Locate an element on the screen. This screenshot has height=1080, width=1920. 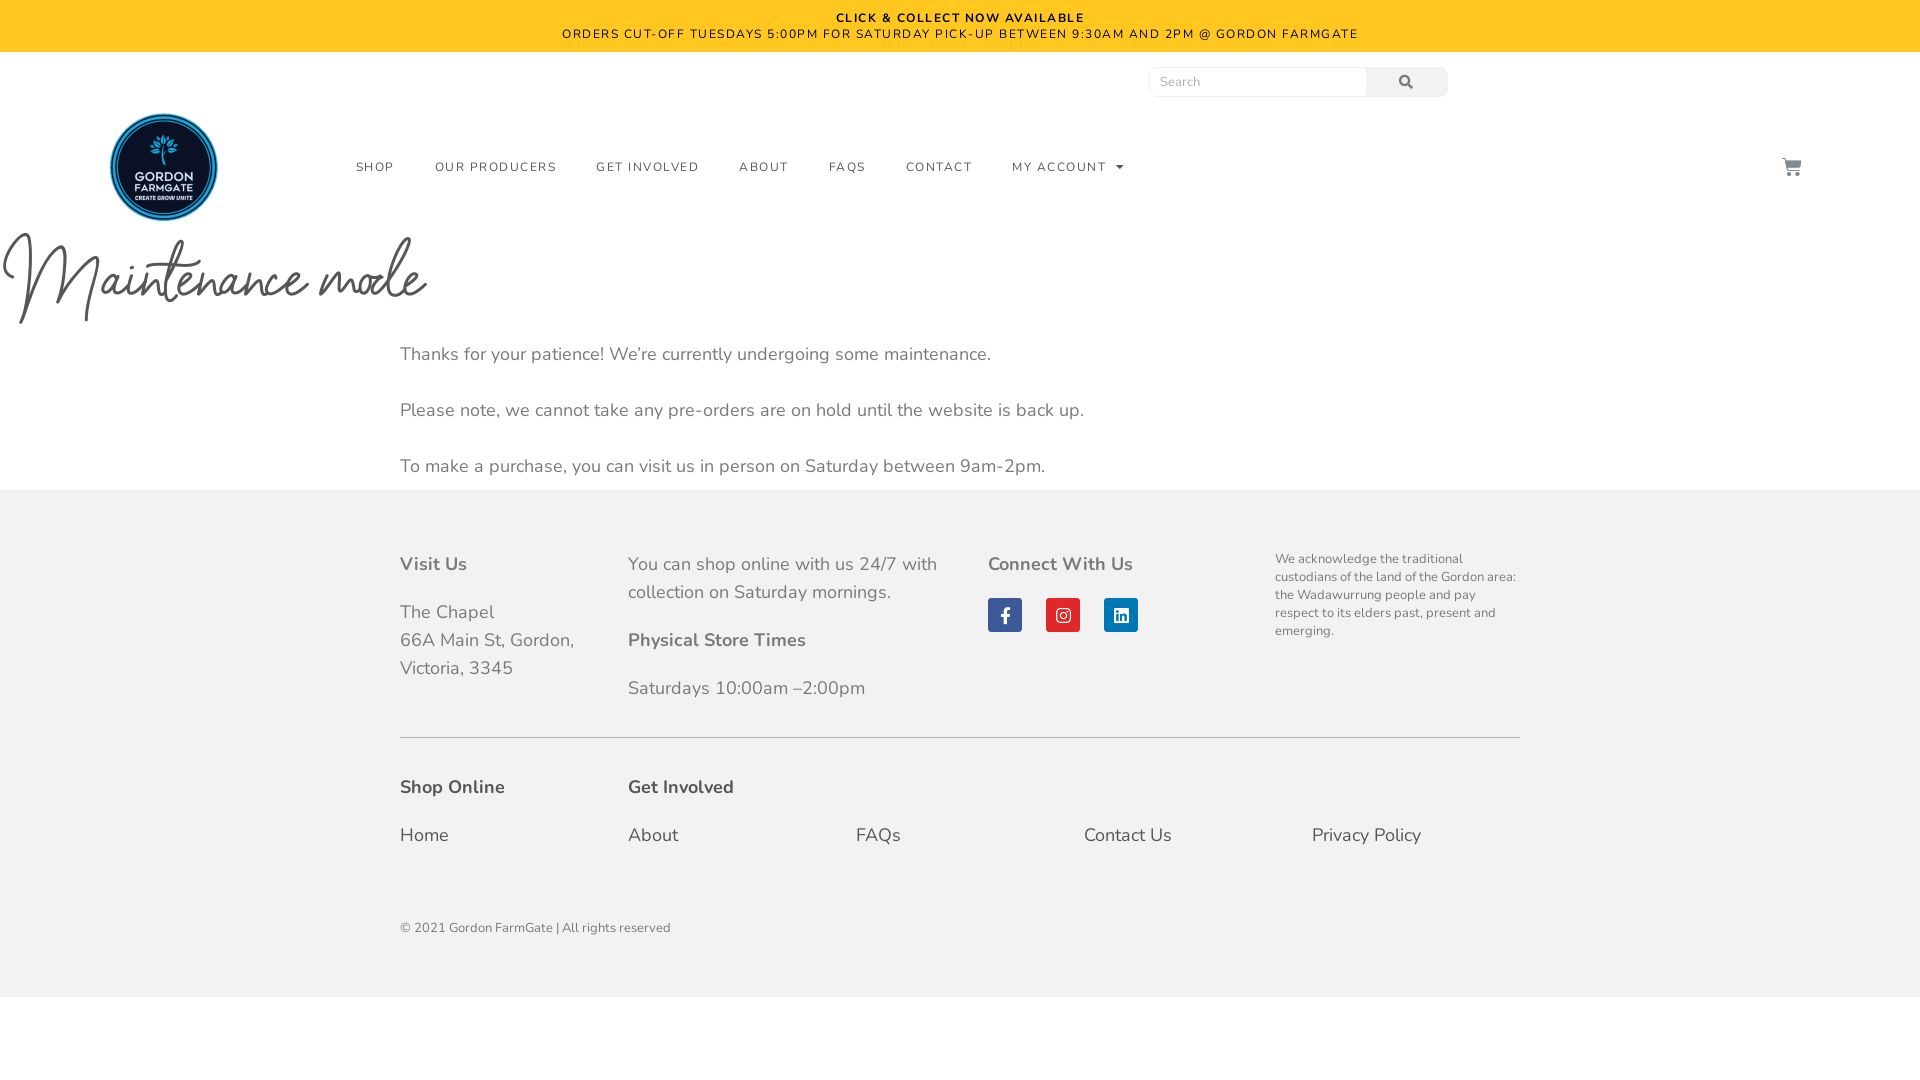
'FAQs' is located at coordinates (878, 834).